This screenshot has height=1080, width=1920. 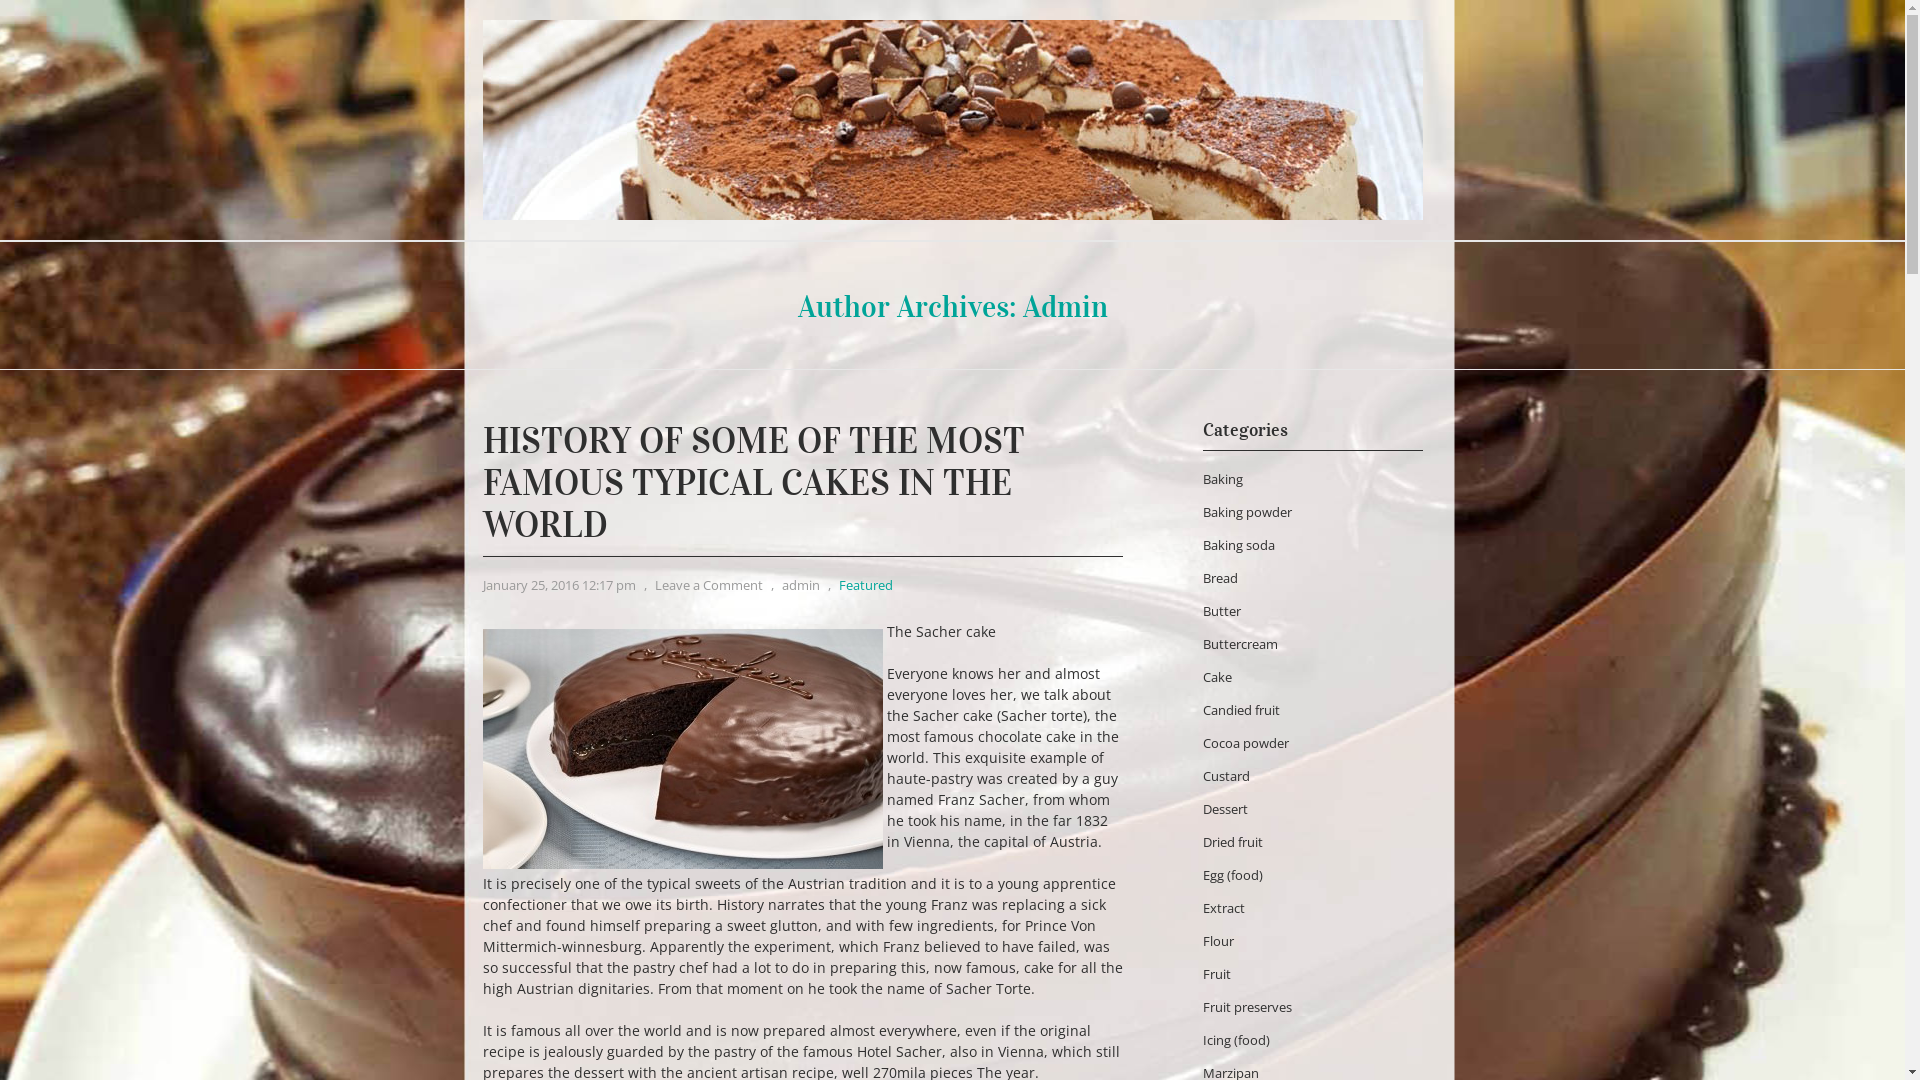 What do you see at coordinates (1245, 511) in the screenshot?
I see `'Baking powder'` at bounding box center [1245, 511].